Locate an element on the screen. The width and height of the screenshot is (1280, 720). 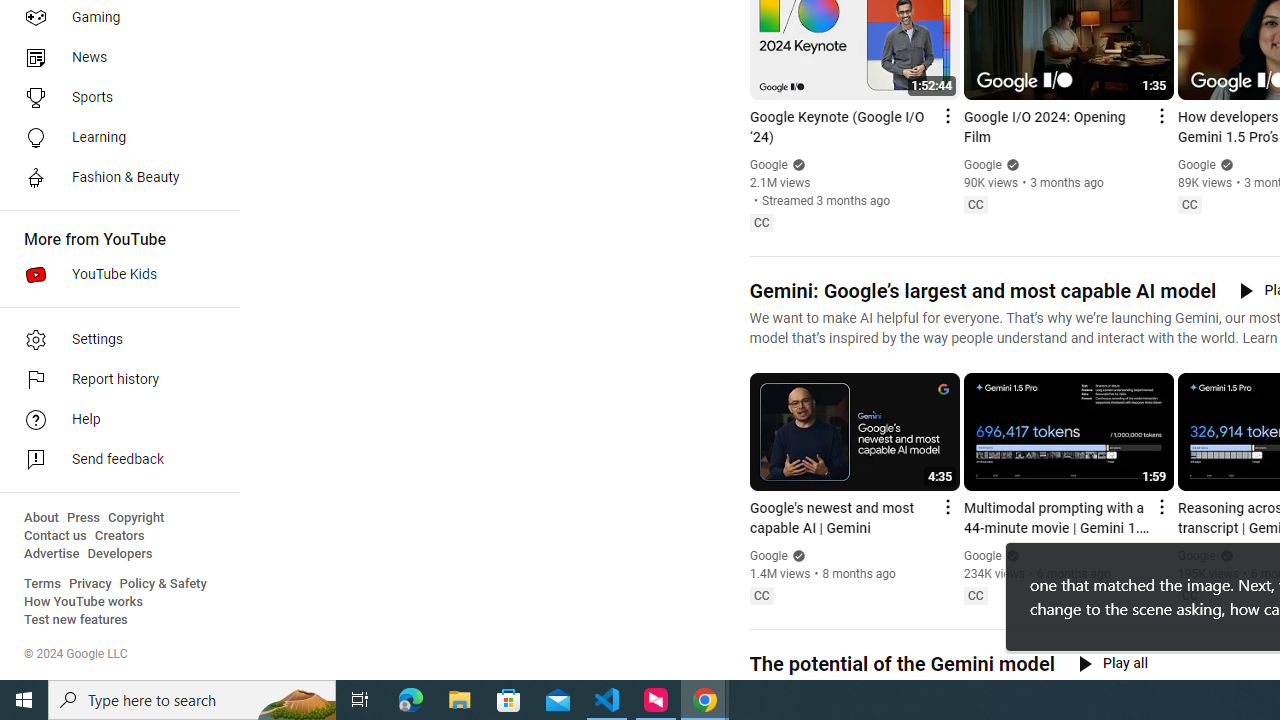
'How YouTube works' is located at coordinates (82, 601).